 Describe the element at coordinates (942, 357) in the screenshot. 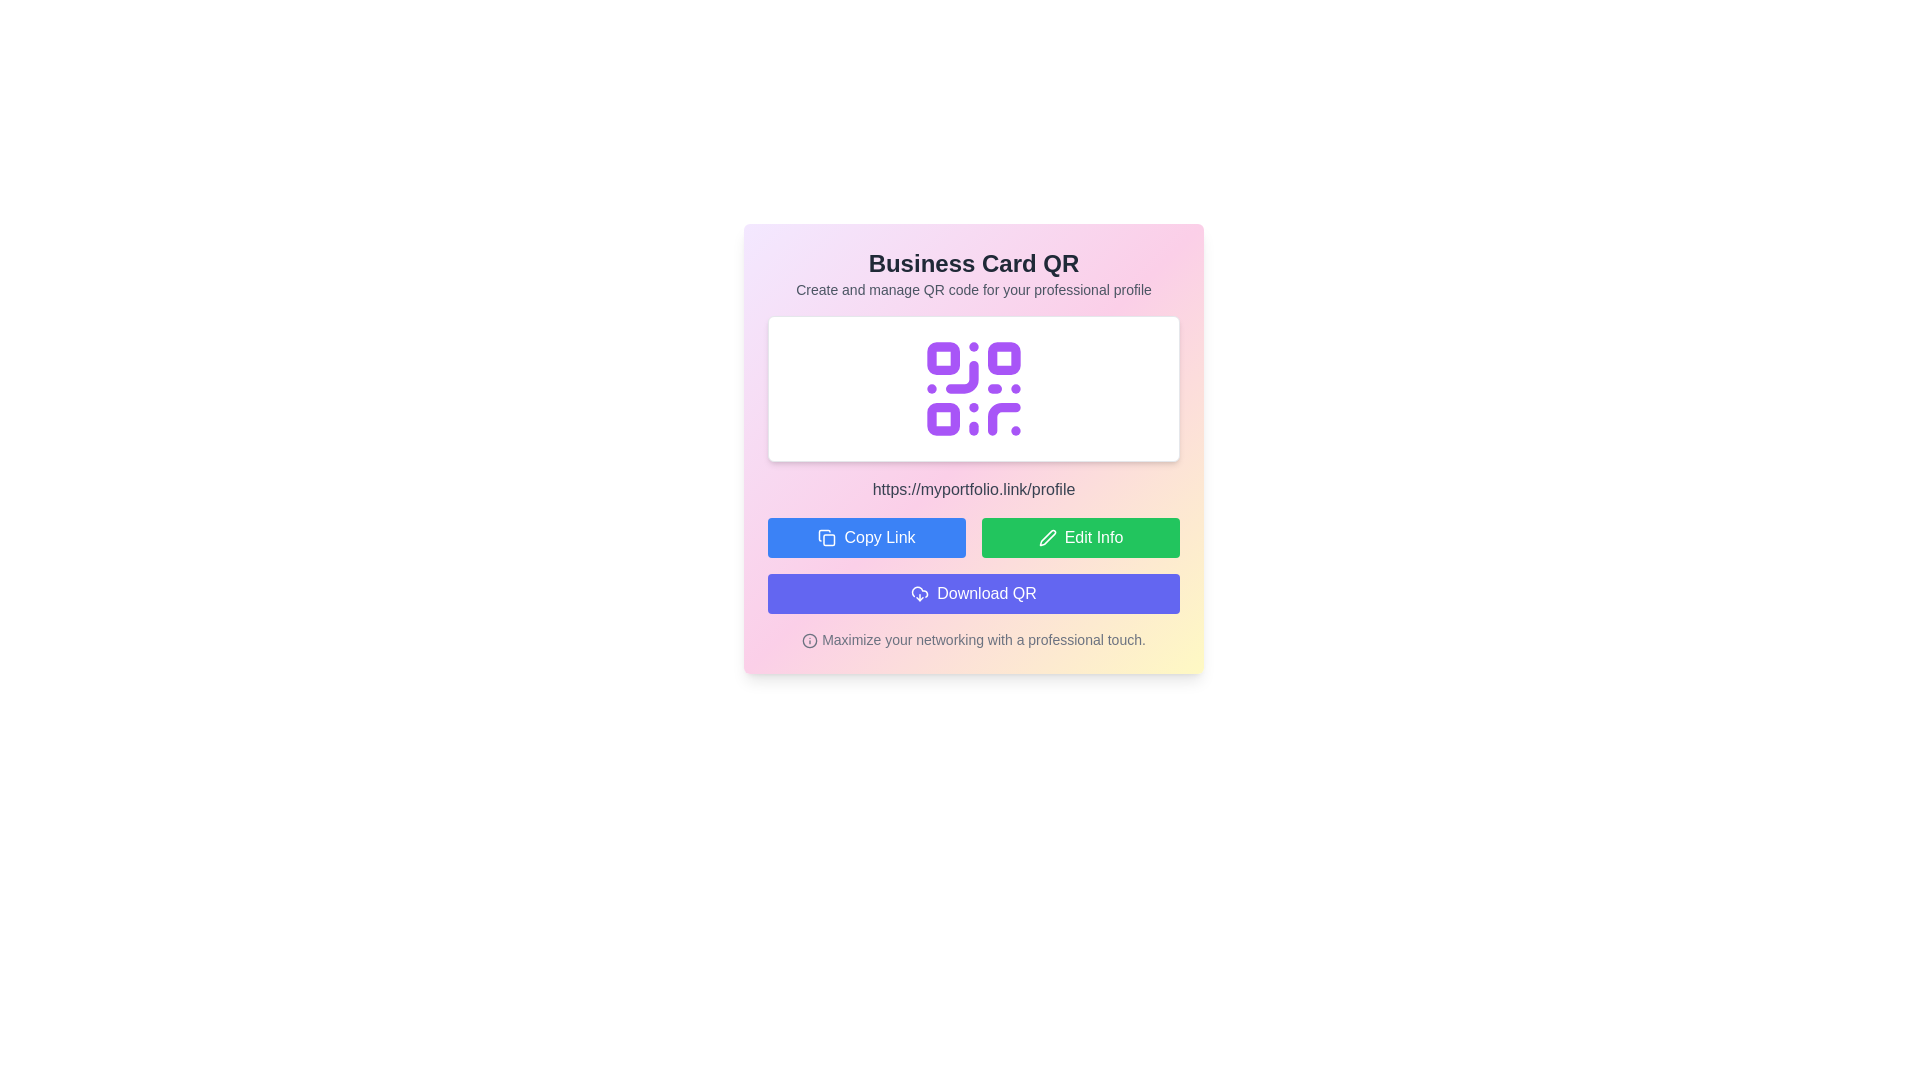

I see `the first square in the top-left section of the QR code graphic, which is part of the QR code's decorative component` at that location.